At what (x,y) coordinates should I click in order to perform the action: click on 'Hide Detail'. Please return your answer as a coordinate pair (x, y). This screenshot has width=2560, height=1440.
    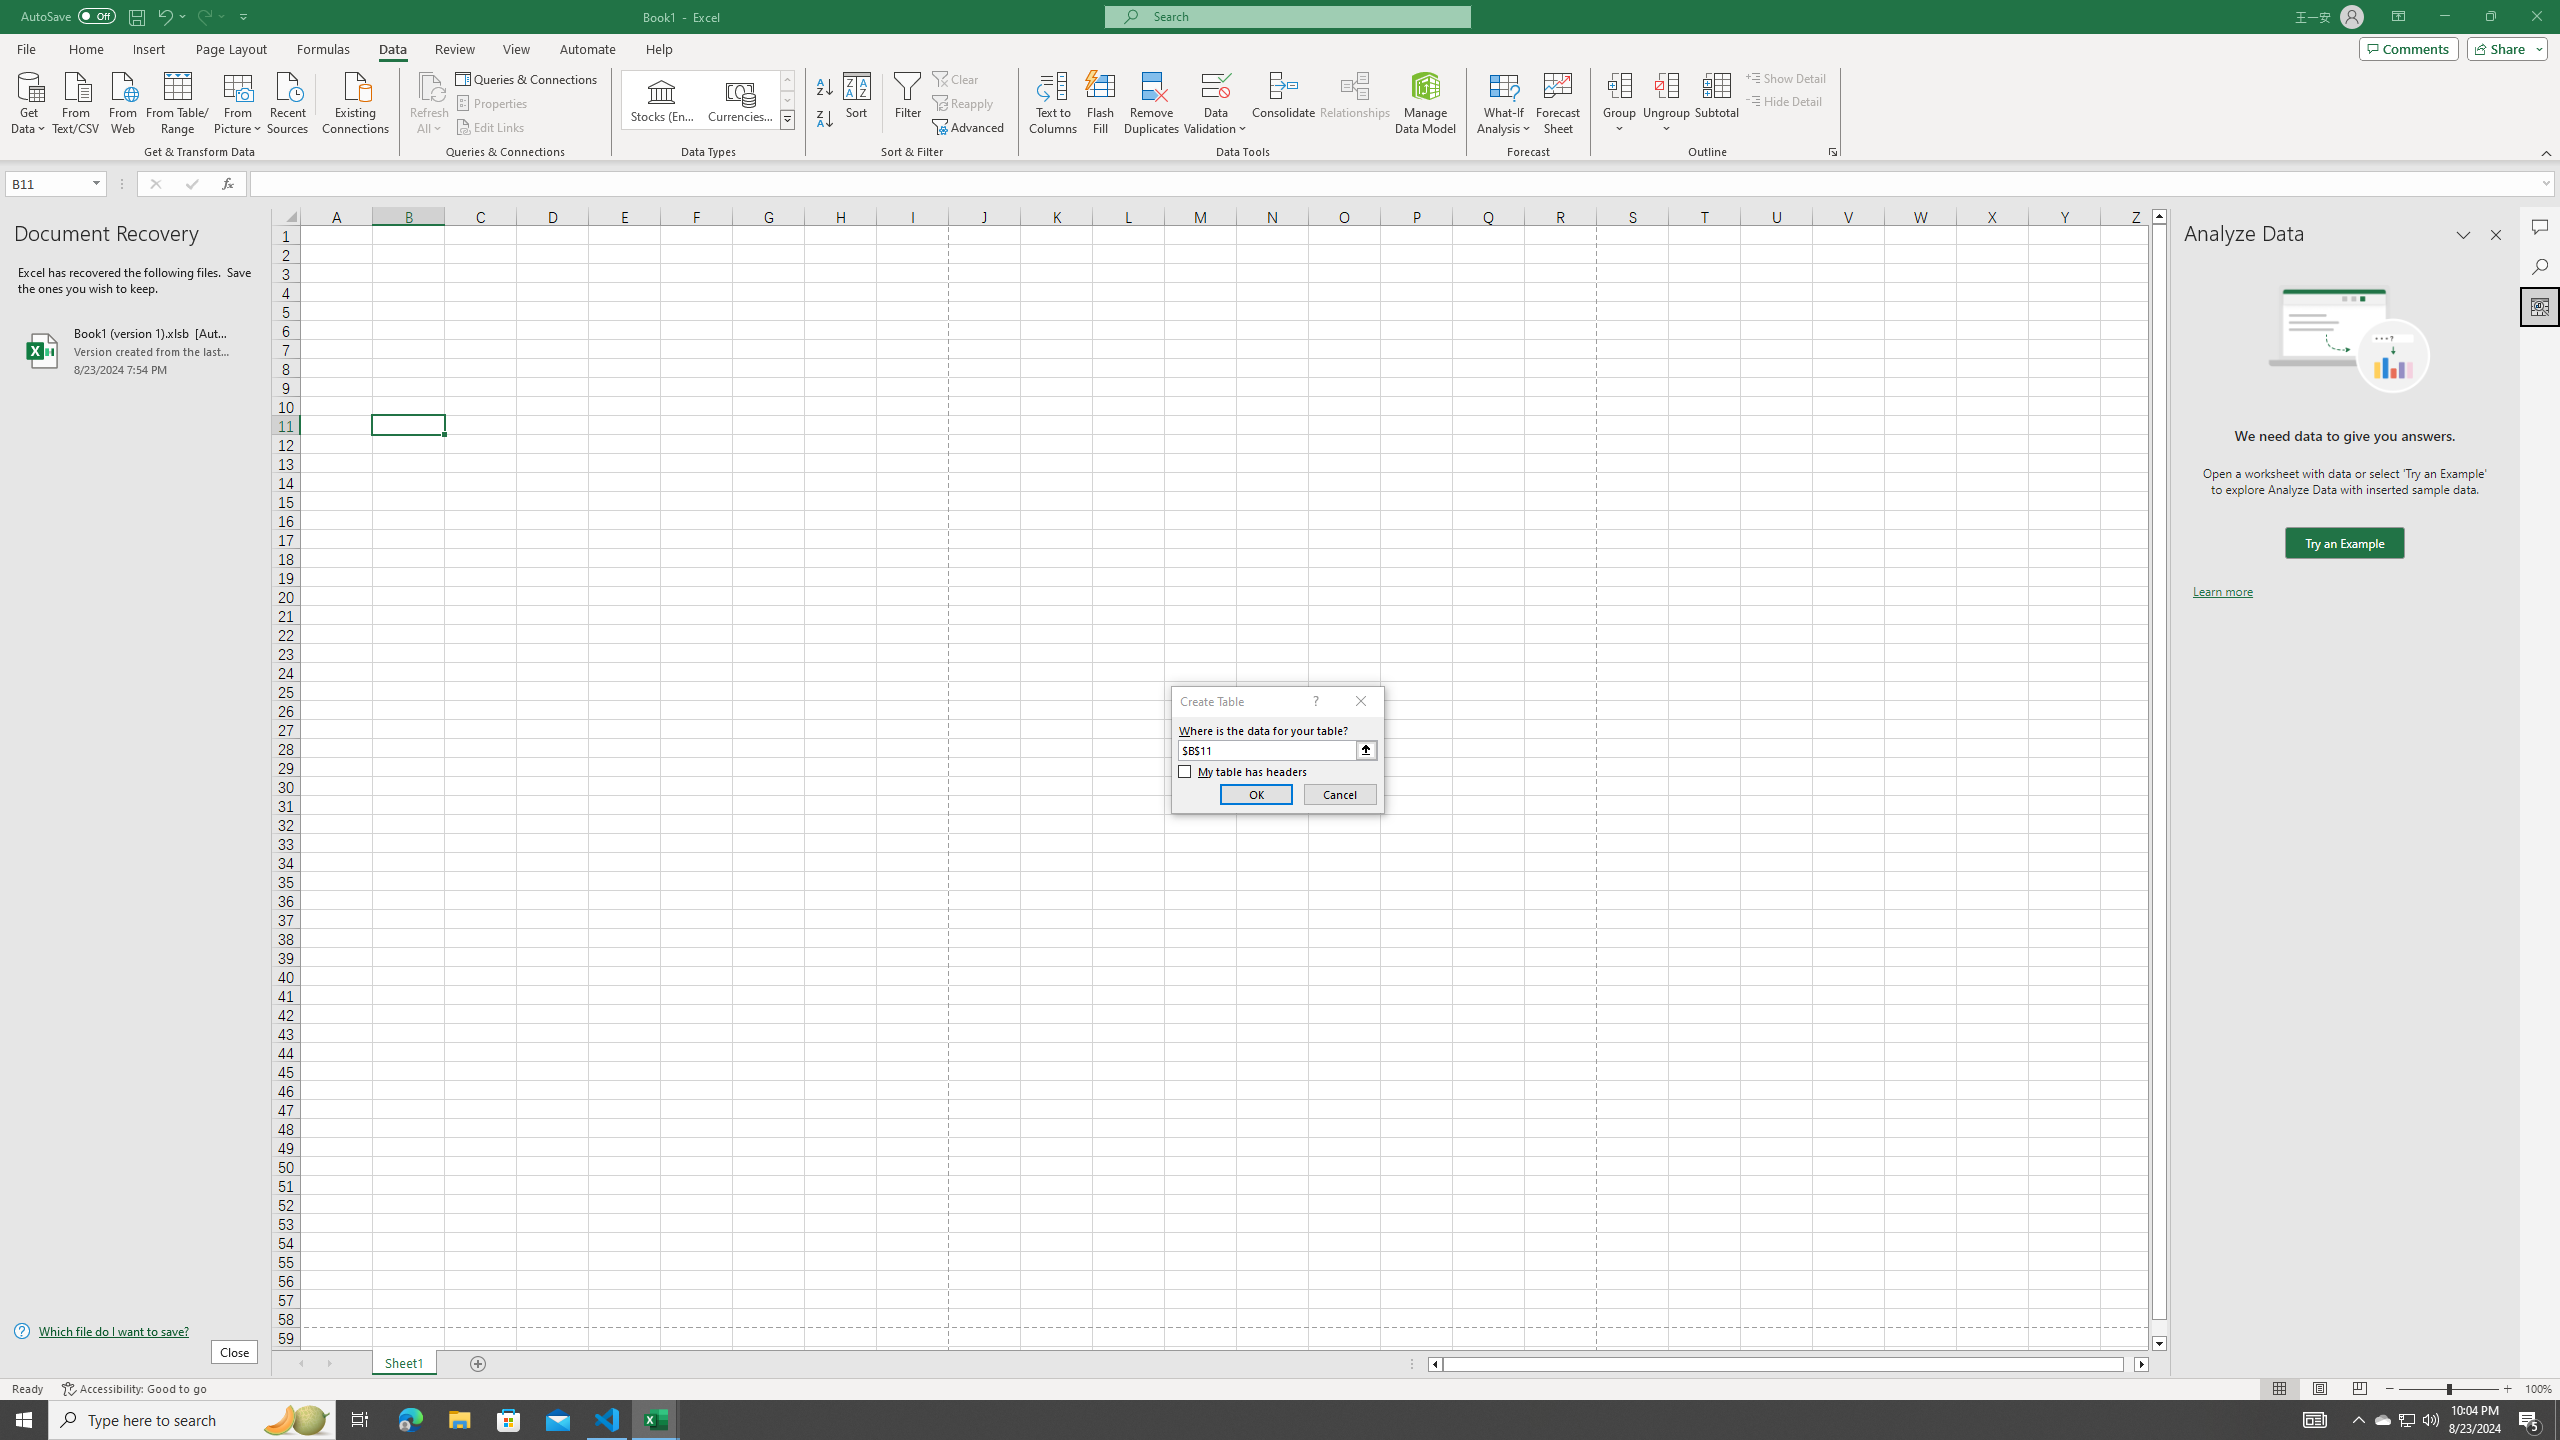
    Looking at the image, I should click on (1784, 99).